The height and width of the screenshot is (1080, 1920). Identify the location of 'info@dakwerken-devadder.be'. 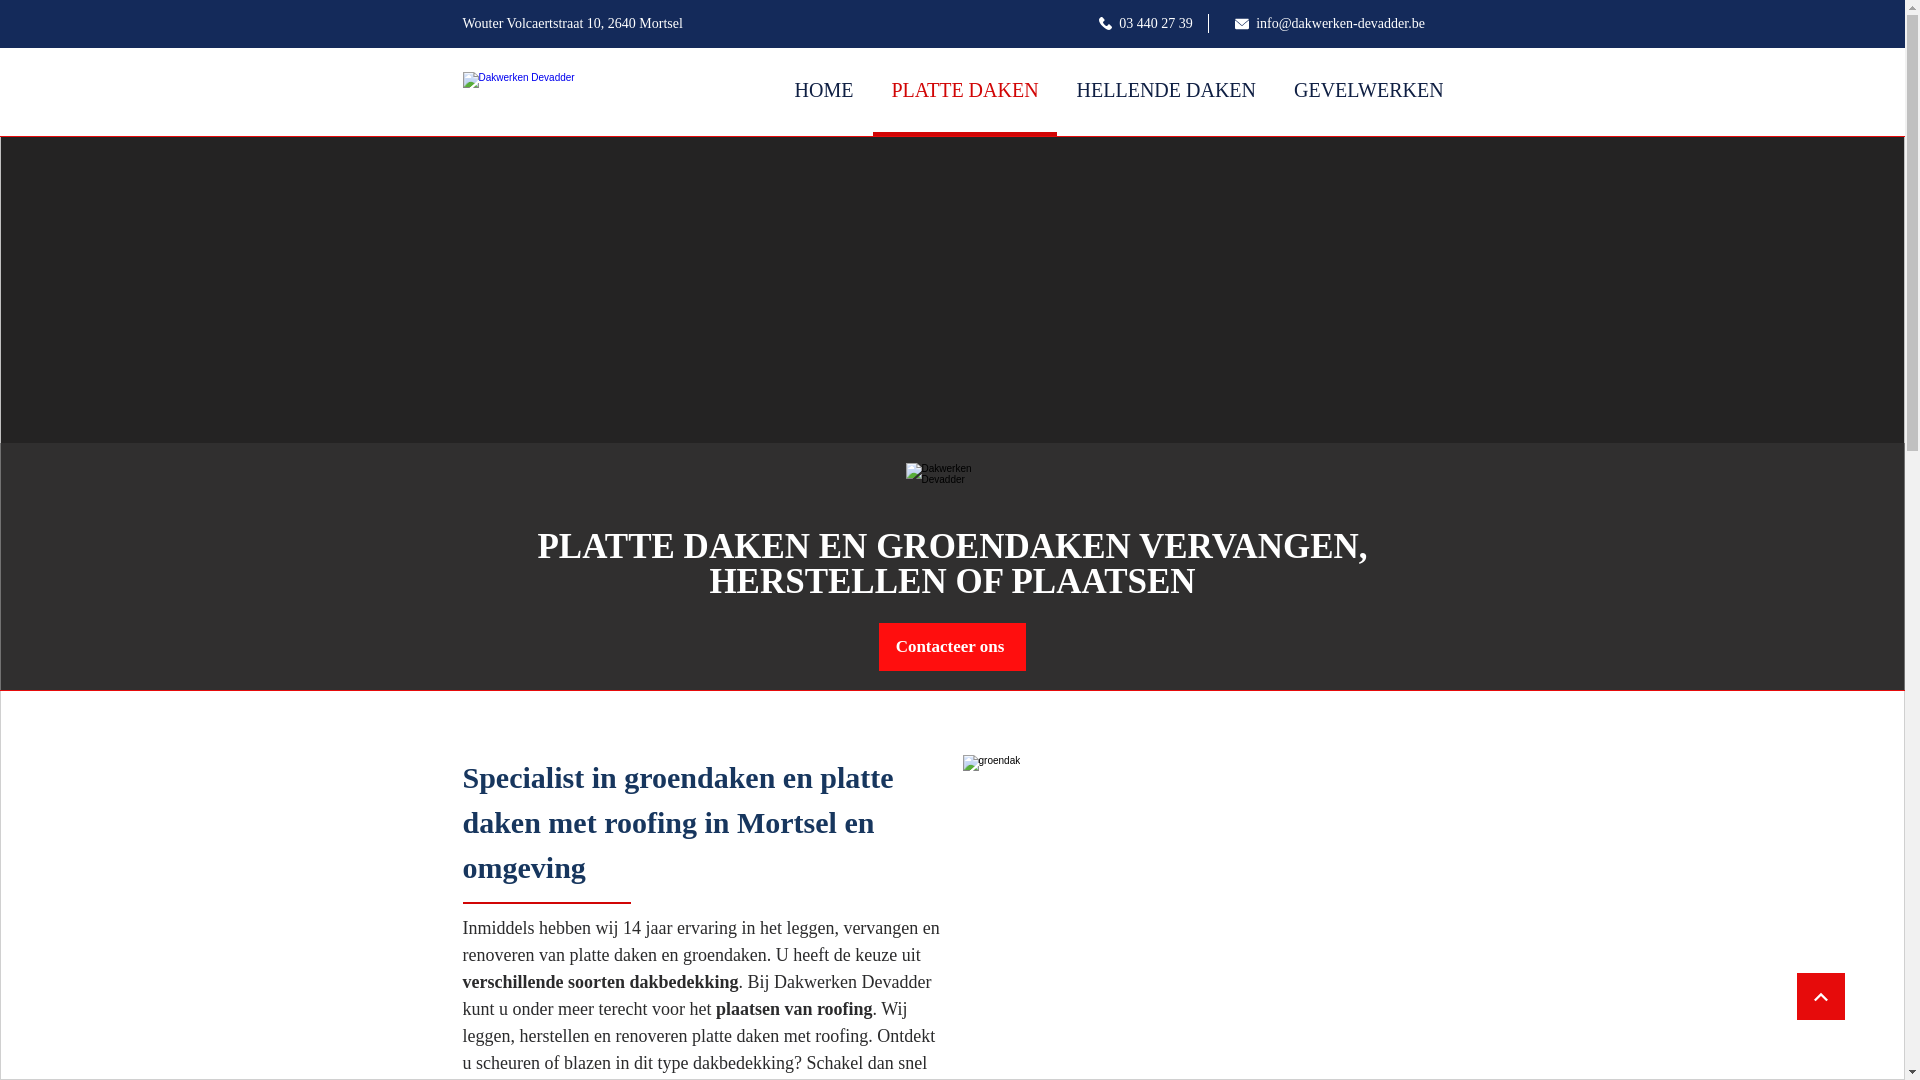
(1330, 23).